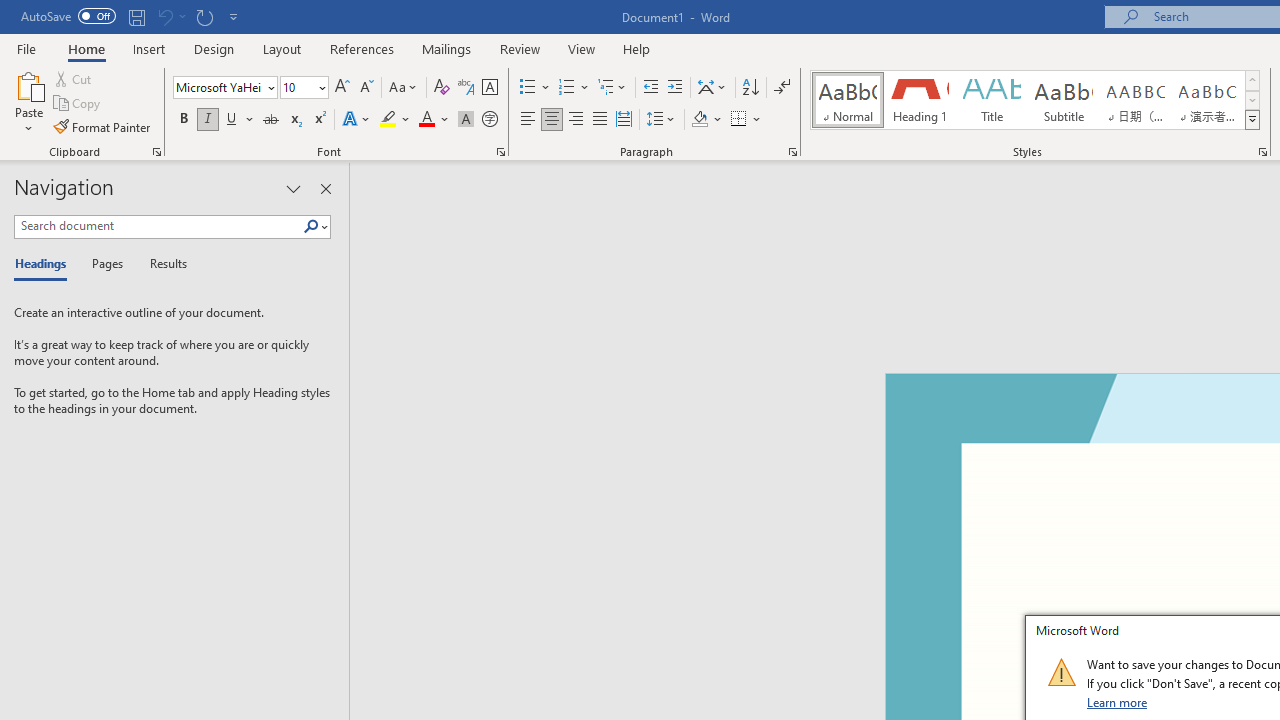 This screenshot has width=1280, height=720. Describe the element at coordinates (164, 16) in the screenshot. I see `'Can'` at that location.